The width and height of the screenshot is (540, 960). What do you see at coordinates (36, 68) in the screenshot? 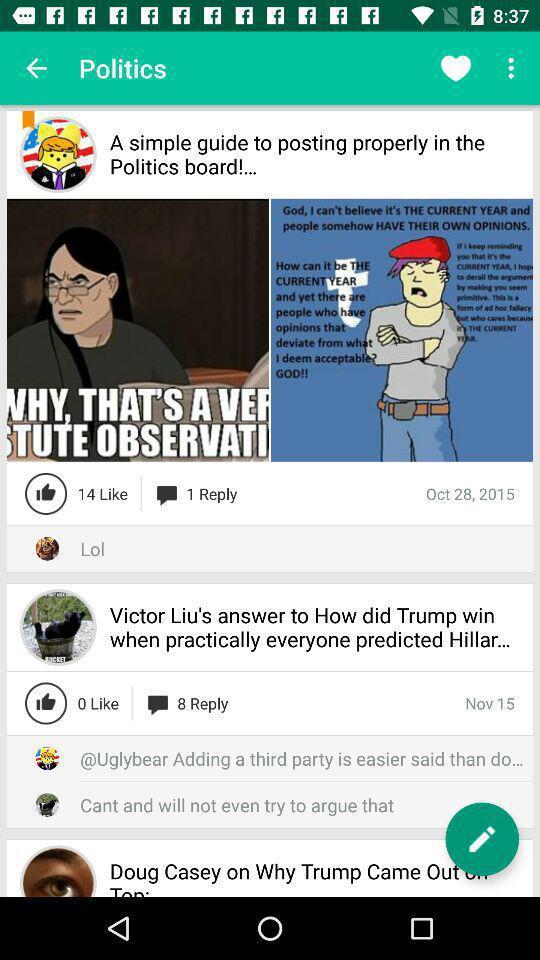
I see `the app next to politics icon` at bounding box center [36, 68].